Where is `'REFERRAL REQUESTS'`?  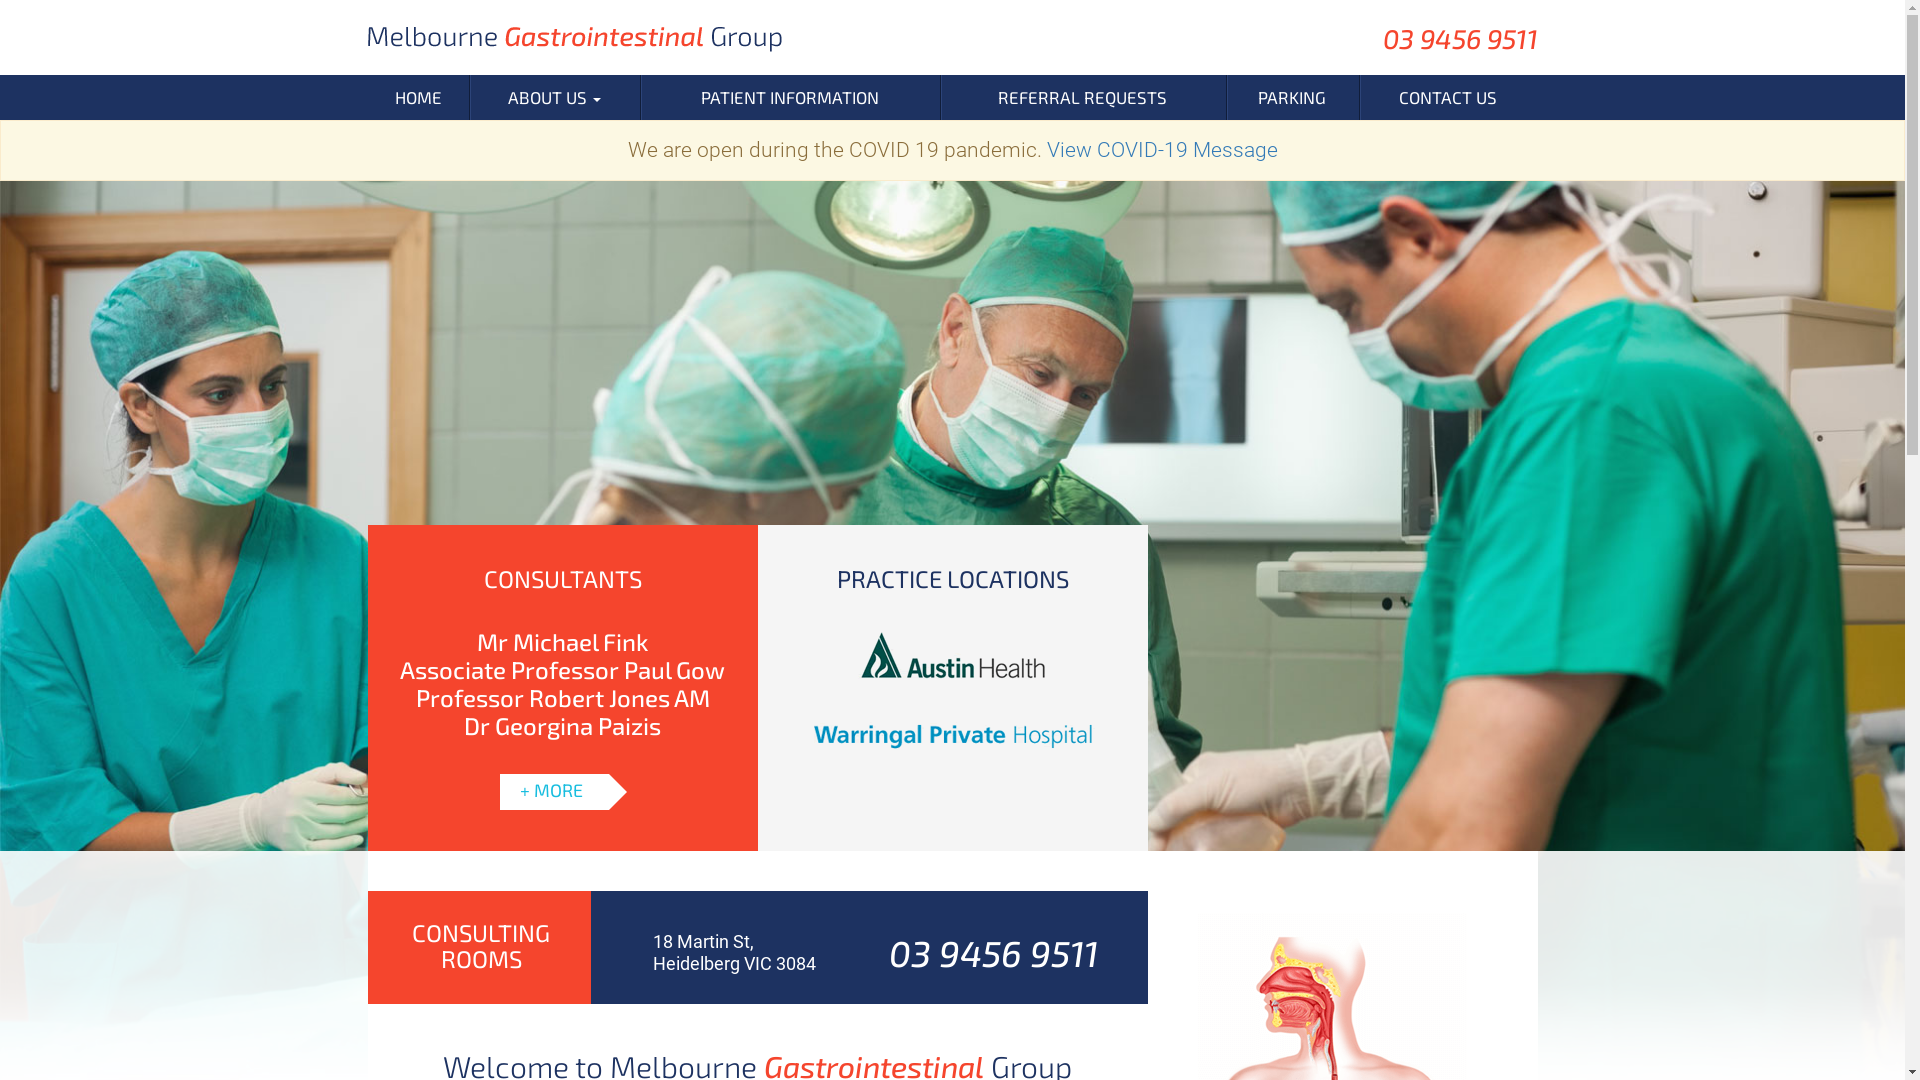 'REFERRAL REQUESTS' is located at coordinates (1082, 97).